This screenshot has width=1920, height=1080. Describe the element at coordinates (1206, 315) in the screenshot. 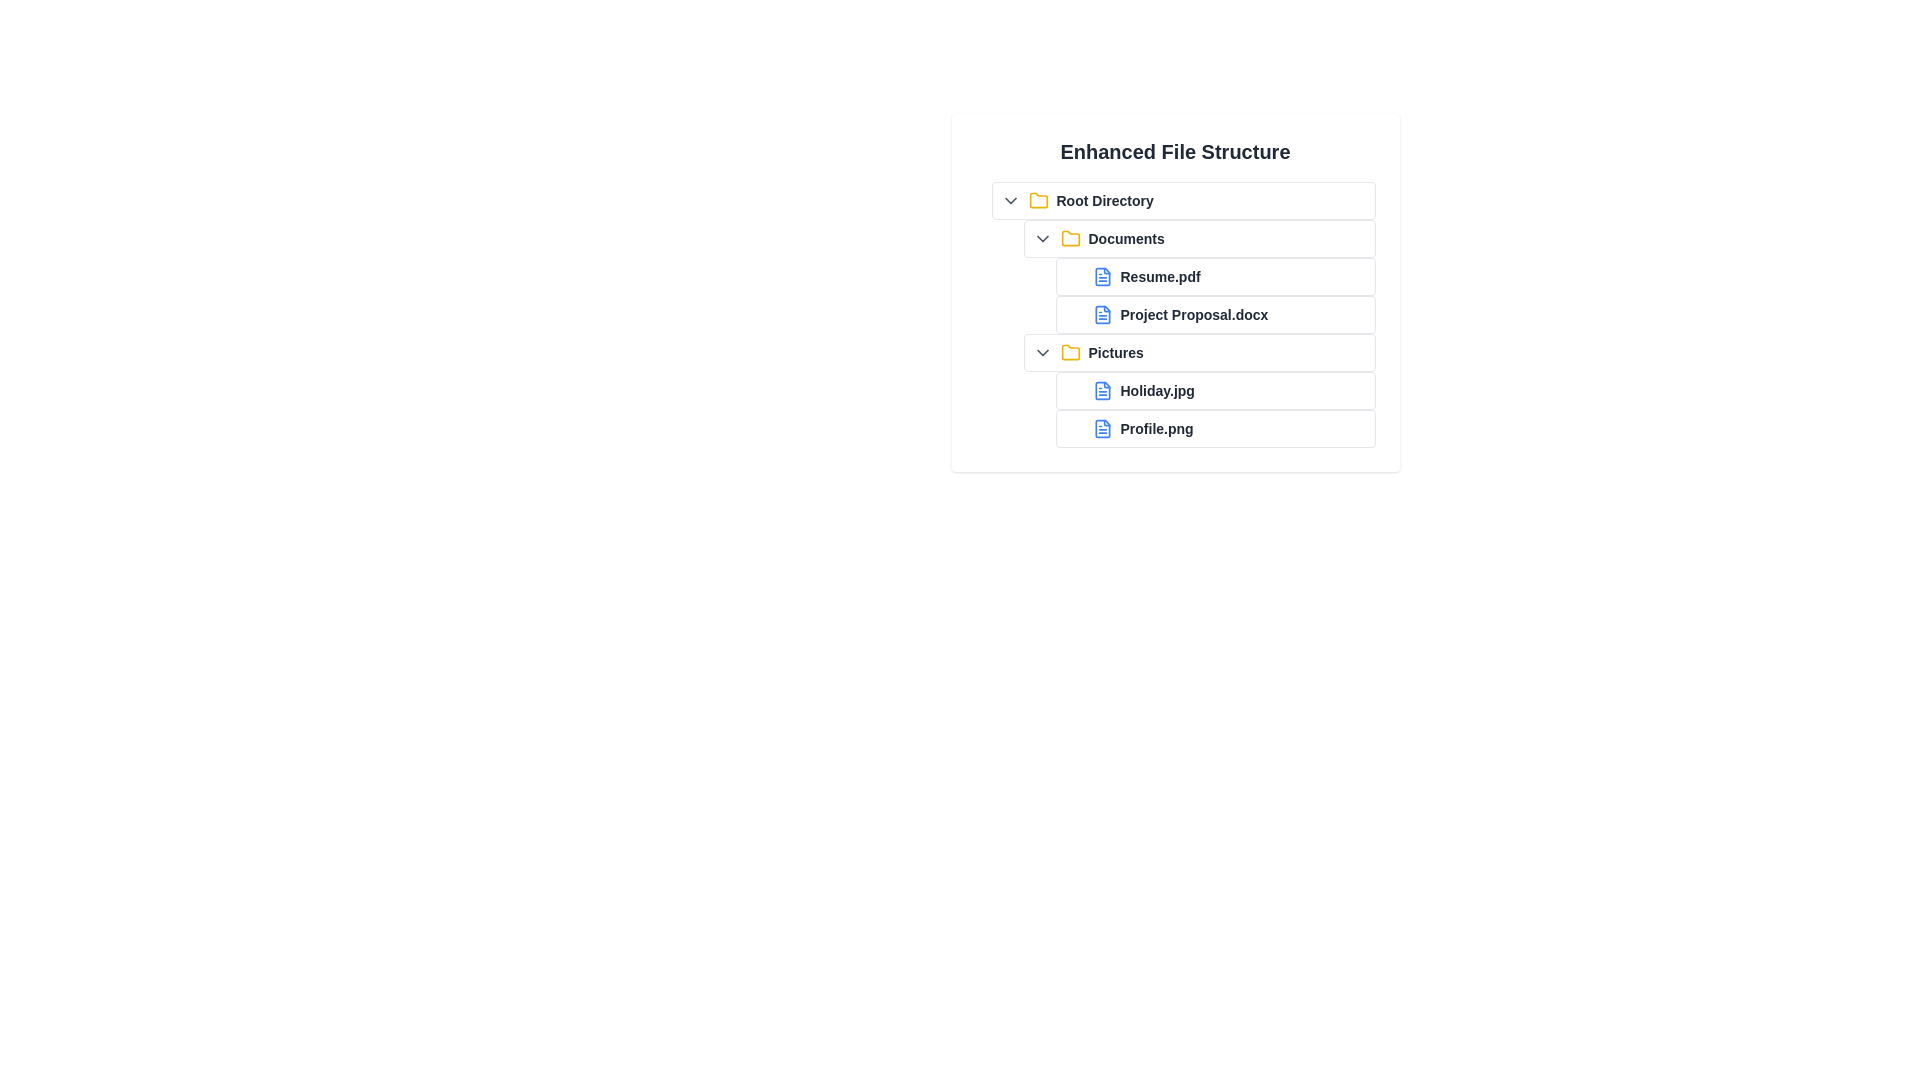

I see `to select the file entry named 'Project Proposal.docx' in the Documents folder, which is visually represented with a blue file icon and bold text, positioned below 'Resume.pdf'` at that location.